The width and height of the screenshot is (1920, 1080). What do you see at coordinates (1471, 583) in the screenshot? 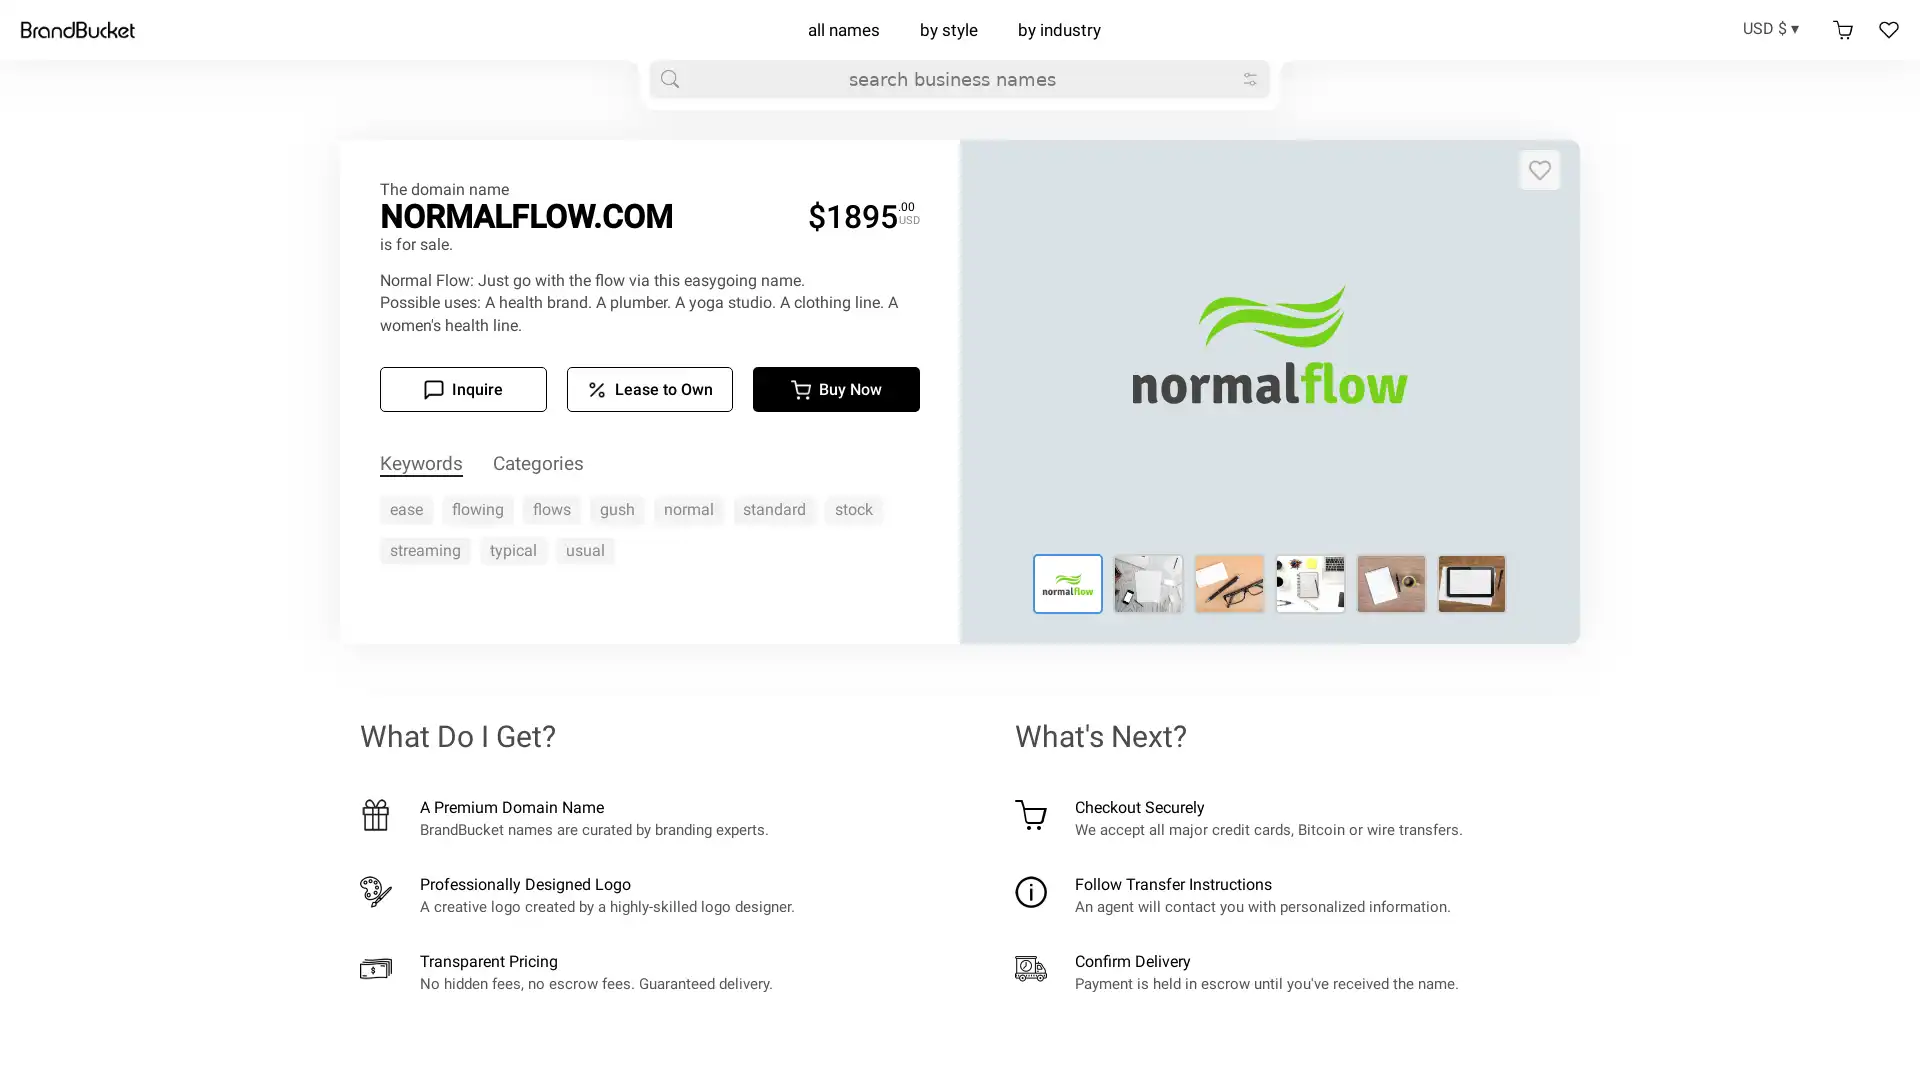
I see `Logo for normalflow.com` at bounding box center [1471, 583].